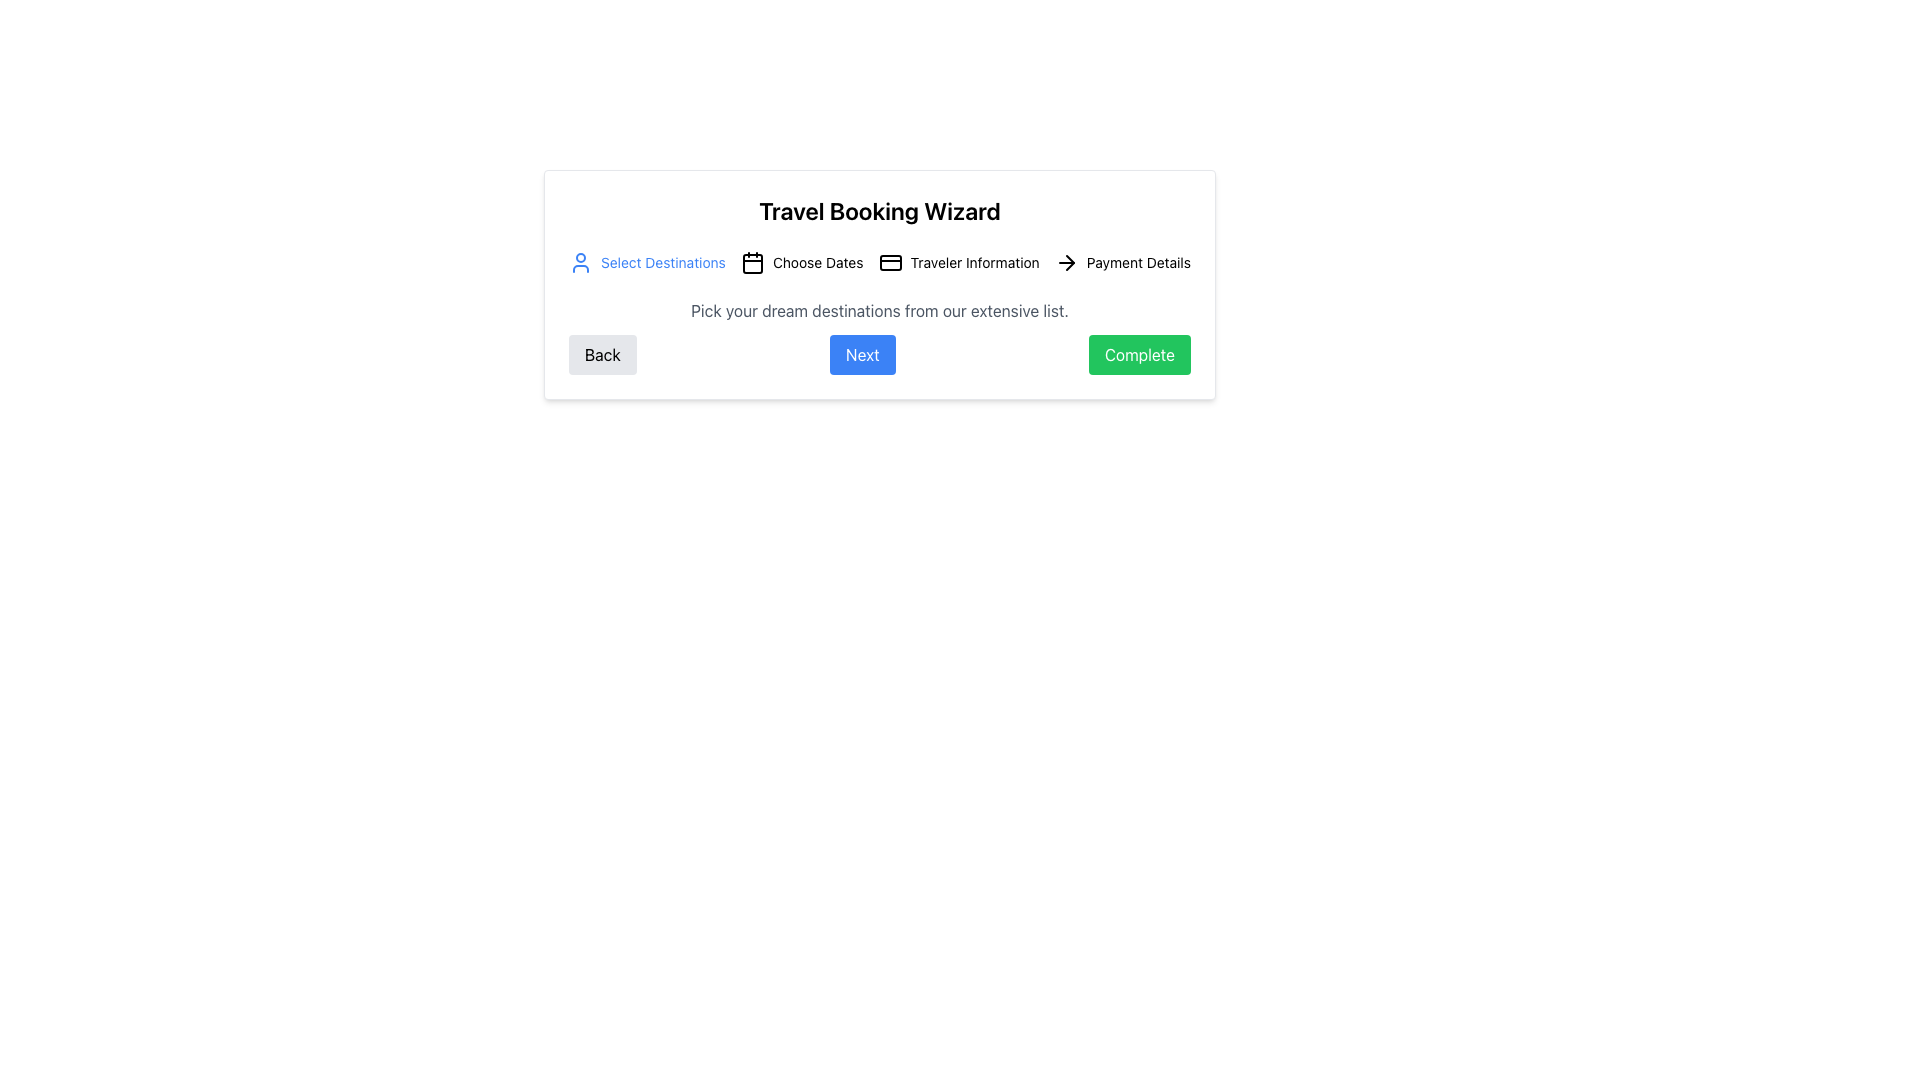 This screenshot has height=1080, width=1920. Describe the element at coordinates (1123, 261) in the screenshot. I see `the 'Payment Details' label in the Travel Booking Wizard to indicate the current step in the booking process` at that location.